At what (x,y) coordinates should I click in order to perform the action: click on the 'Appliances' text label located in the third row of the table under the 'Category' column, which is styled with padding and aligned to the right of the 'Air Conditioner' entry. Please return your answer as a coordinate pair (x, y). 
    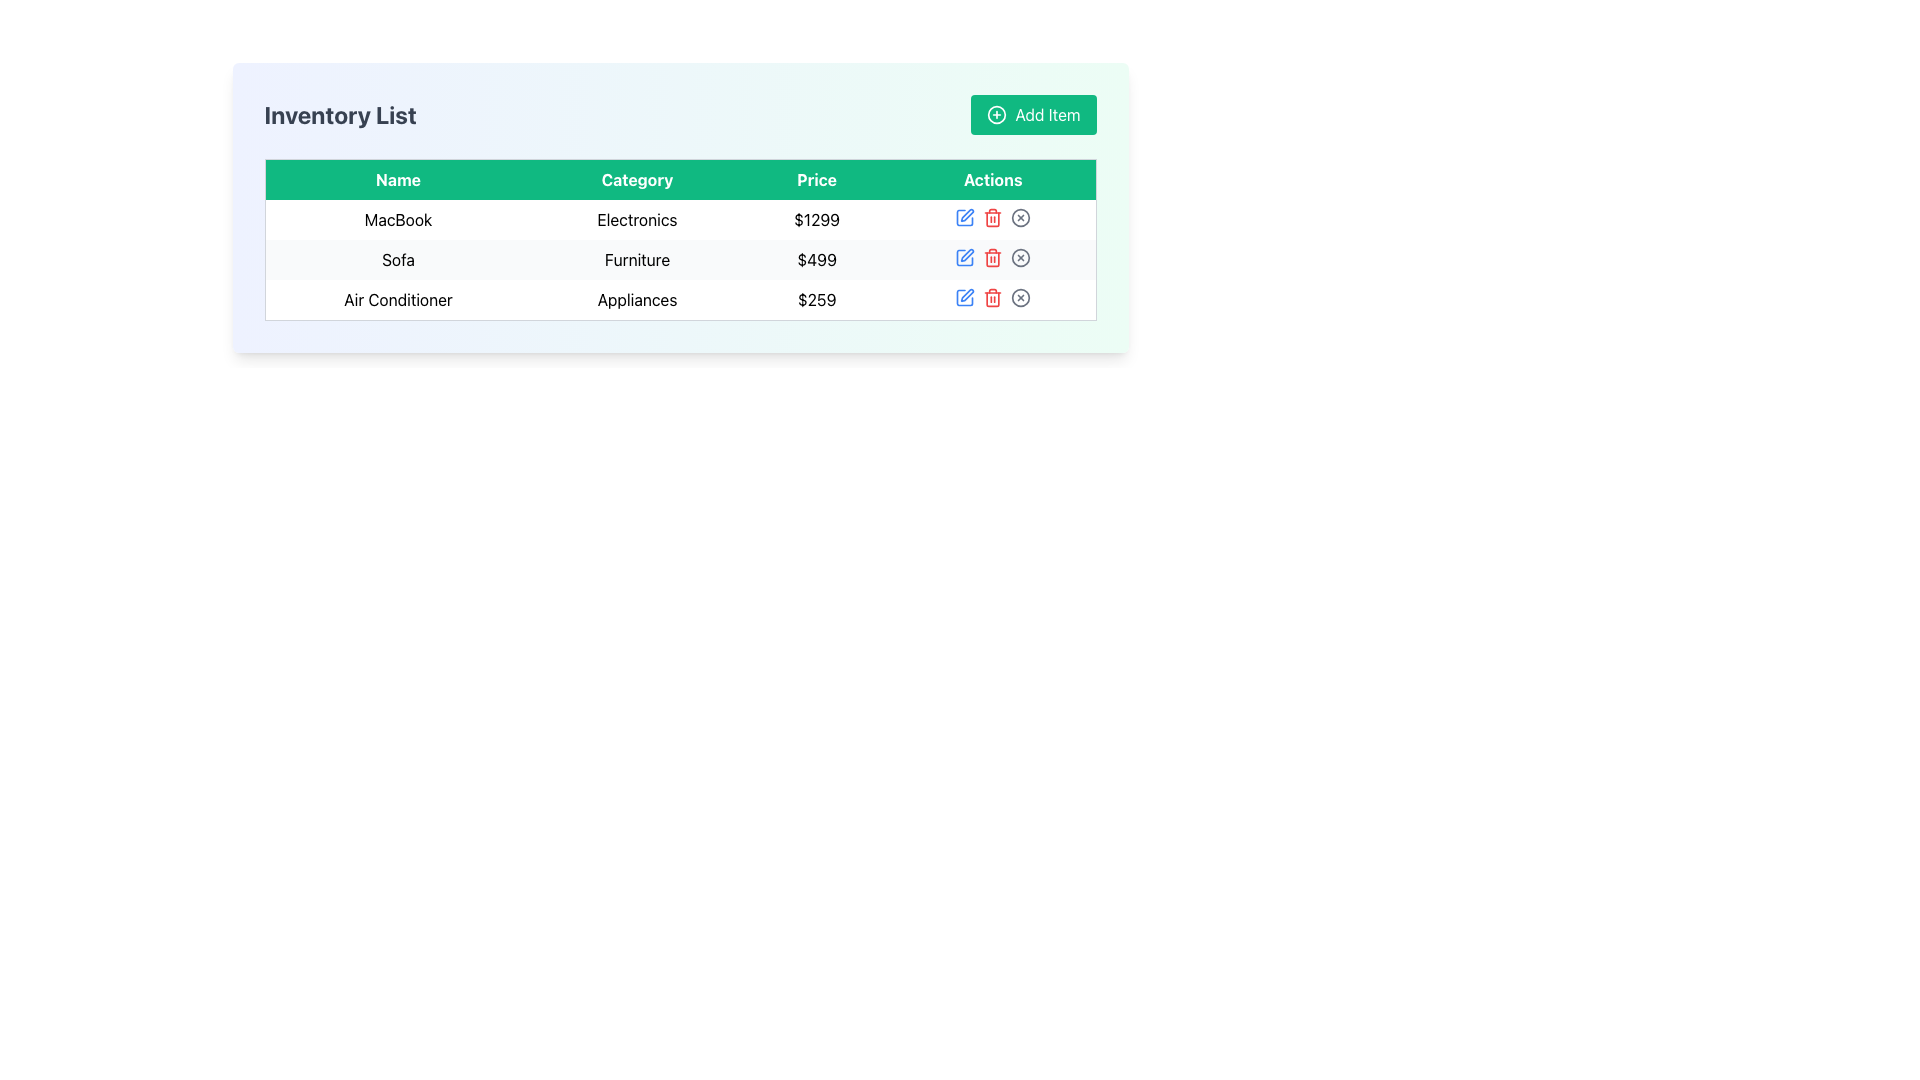
    Looking at the image, I should click on (636, 300).